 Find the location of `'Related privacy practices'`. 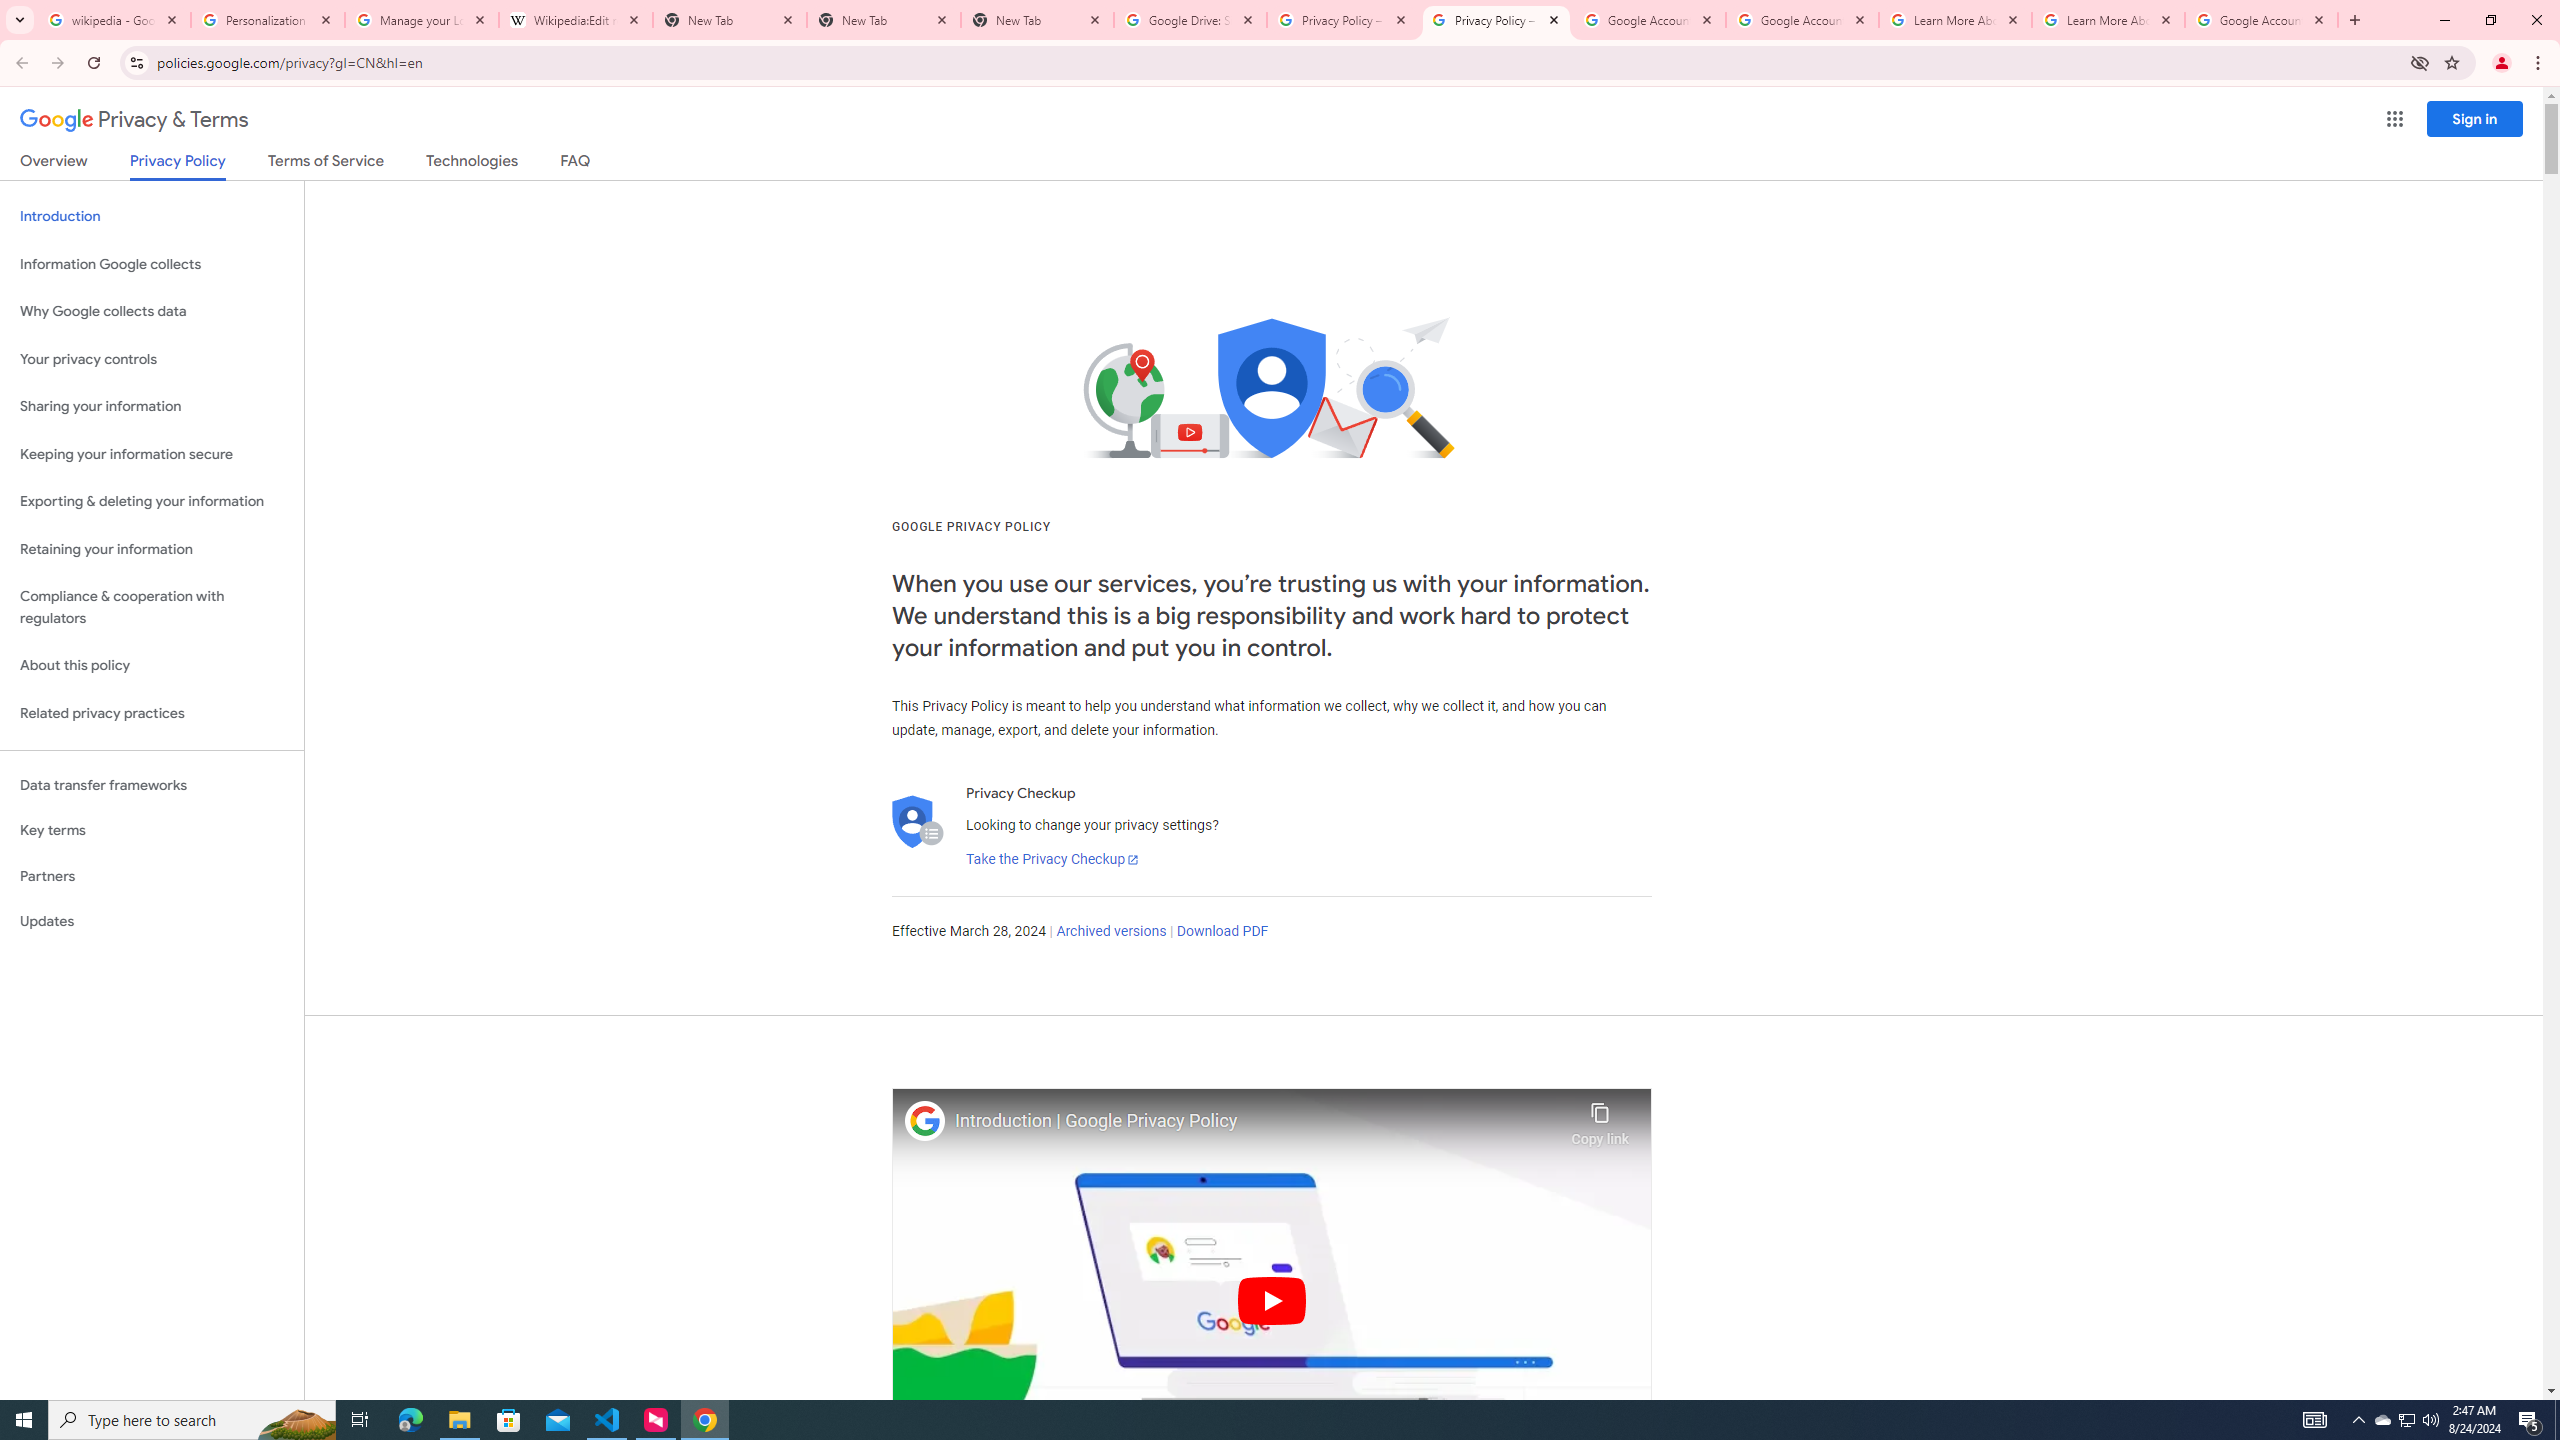

'Related privacy practices' is located at coordinates (151, 712).